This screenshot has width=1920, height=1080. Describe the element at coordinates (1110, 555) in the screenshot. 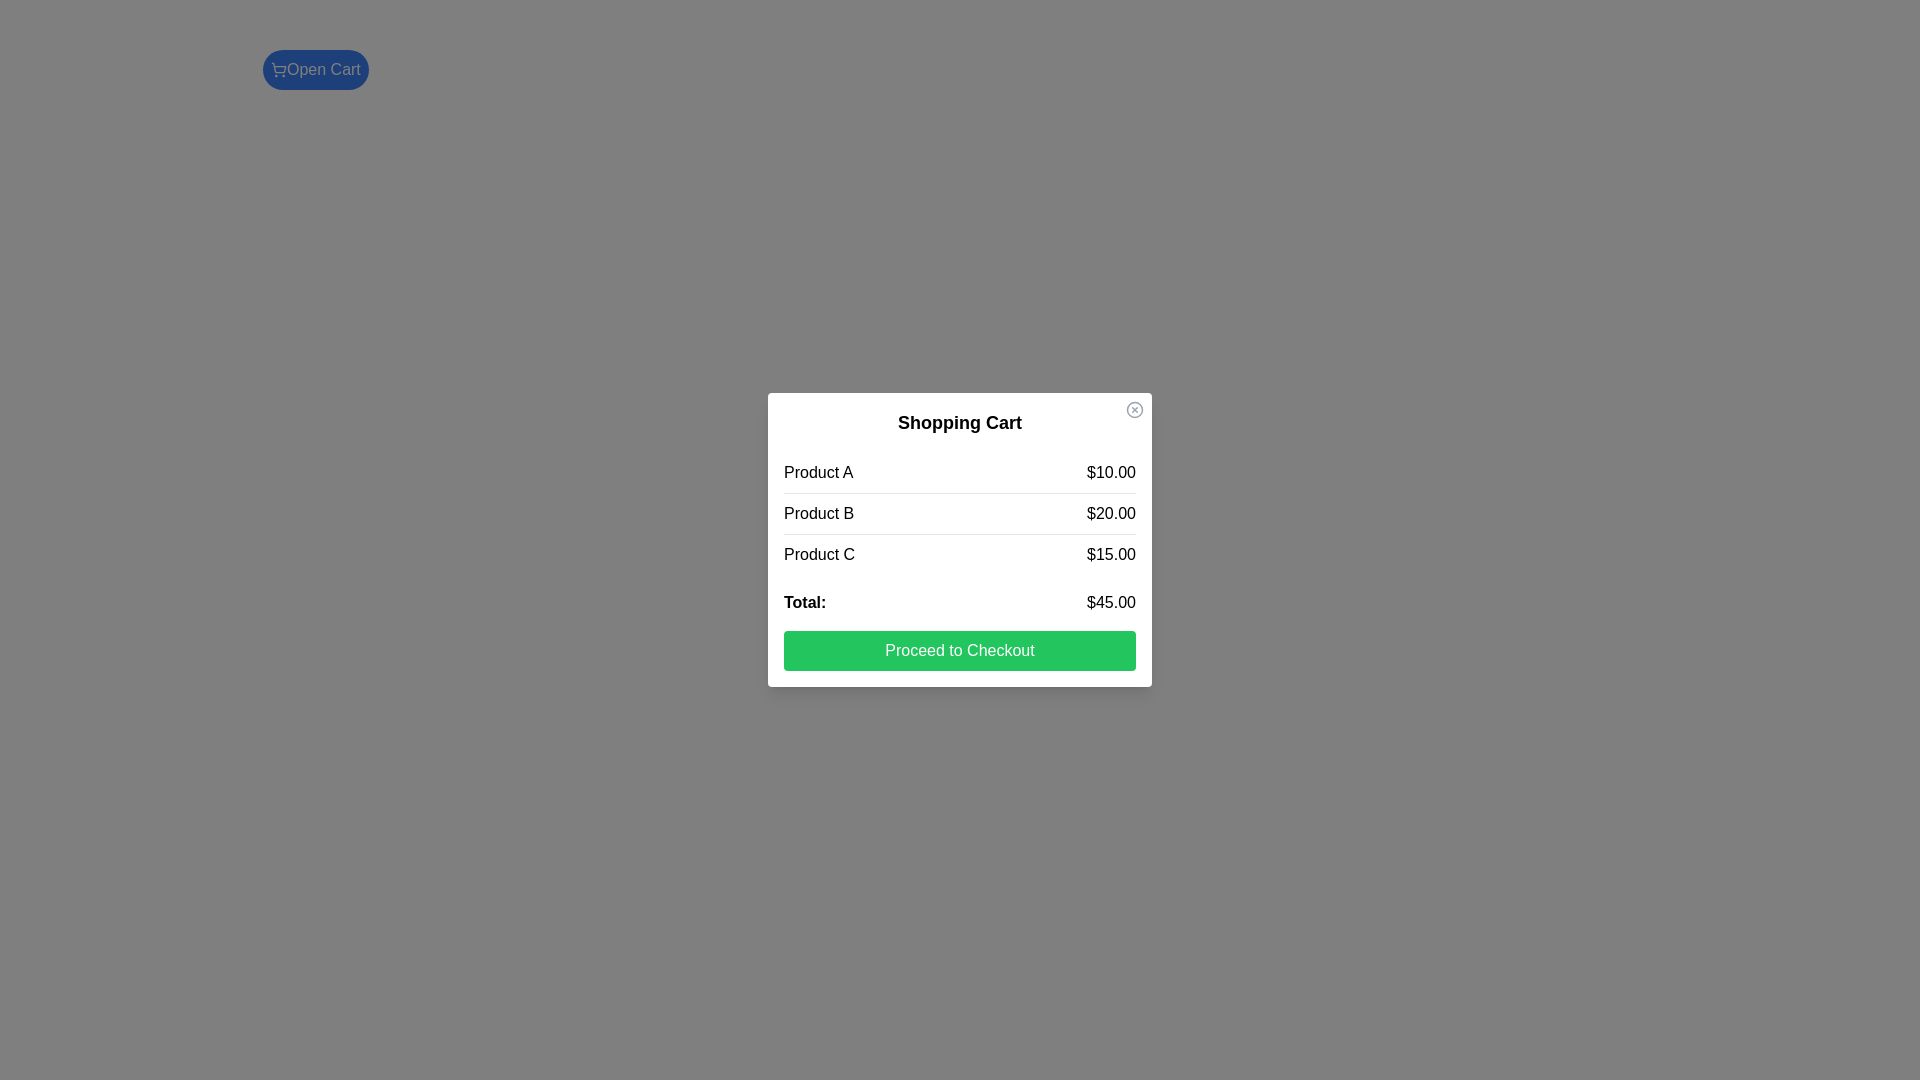

I see `the text label displaying the value '$15.00' in black color, located to the right of 'Product C' in the shopping cart interface` at that location.